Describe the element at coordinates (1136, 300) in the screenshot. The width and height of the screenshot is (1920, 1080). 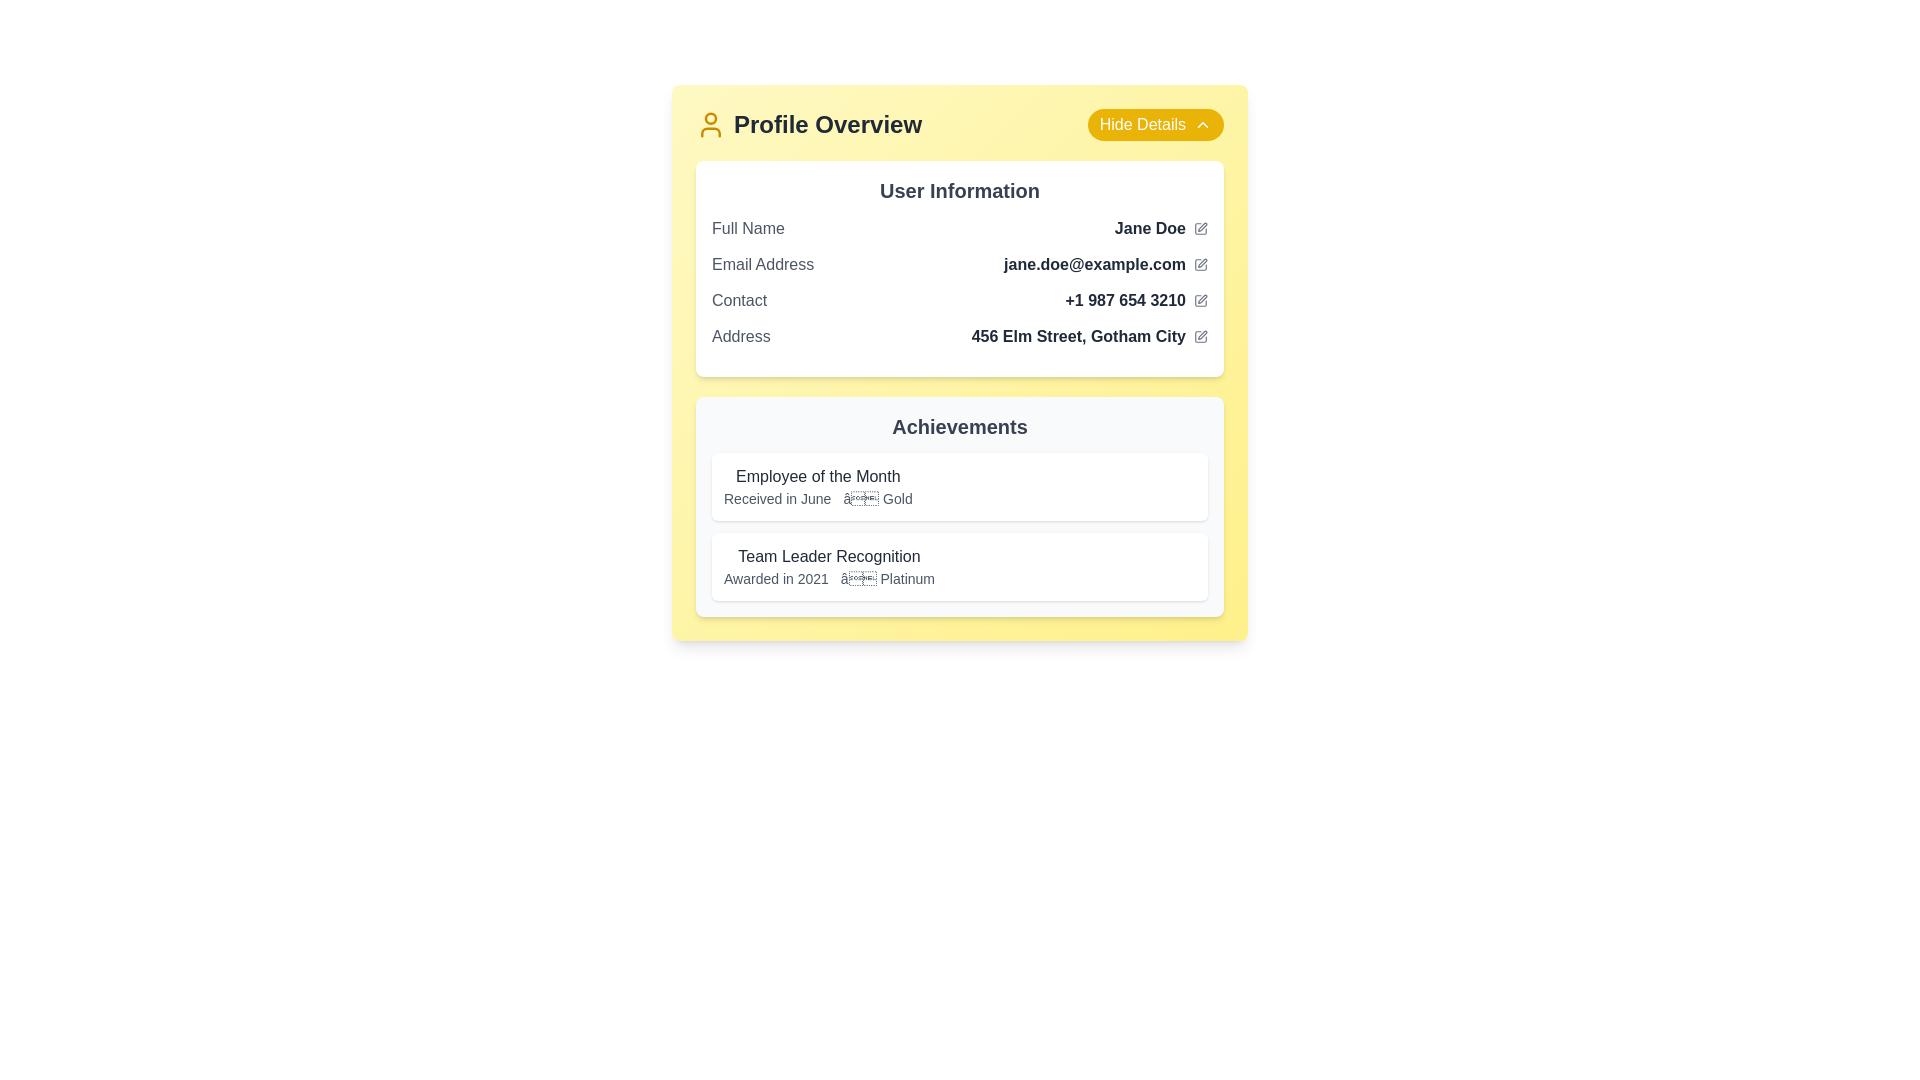
I see `the contact phone number displayed in the 'User Information' section, located to the right of the 'Contact' label and to the left of the editable pen icon` at that location.